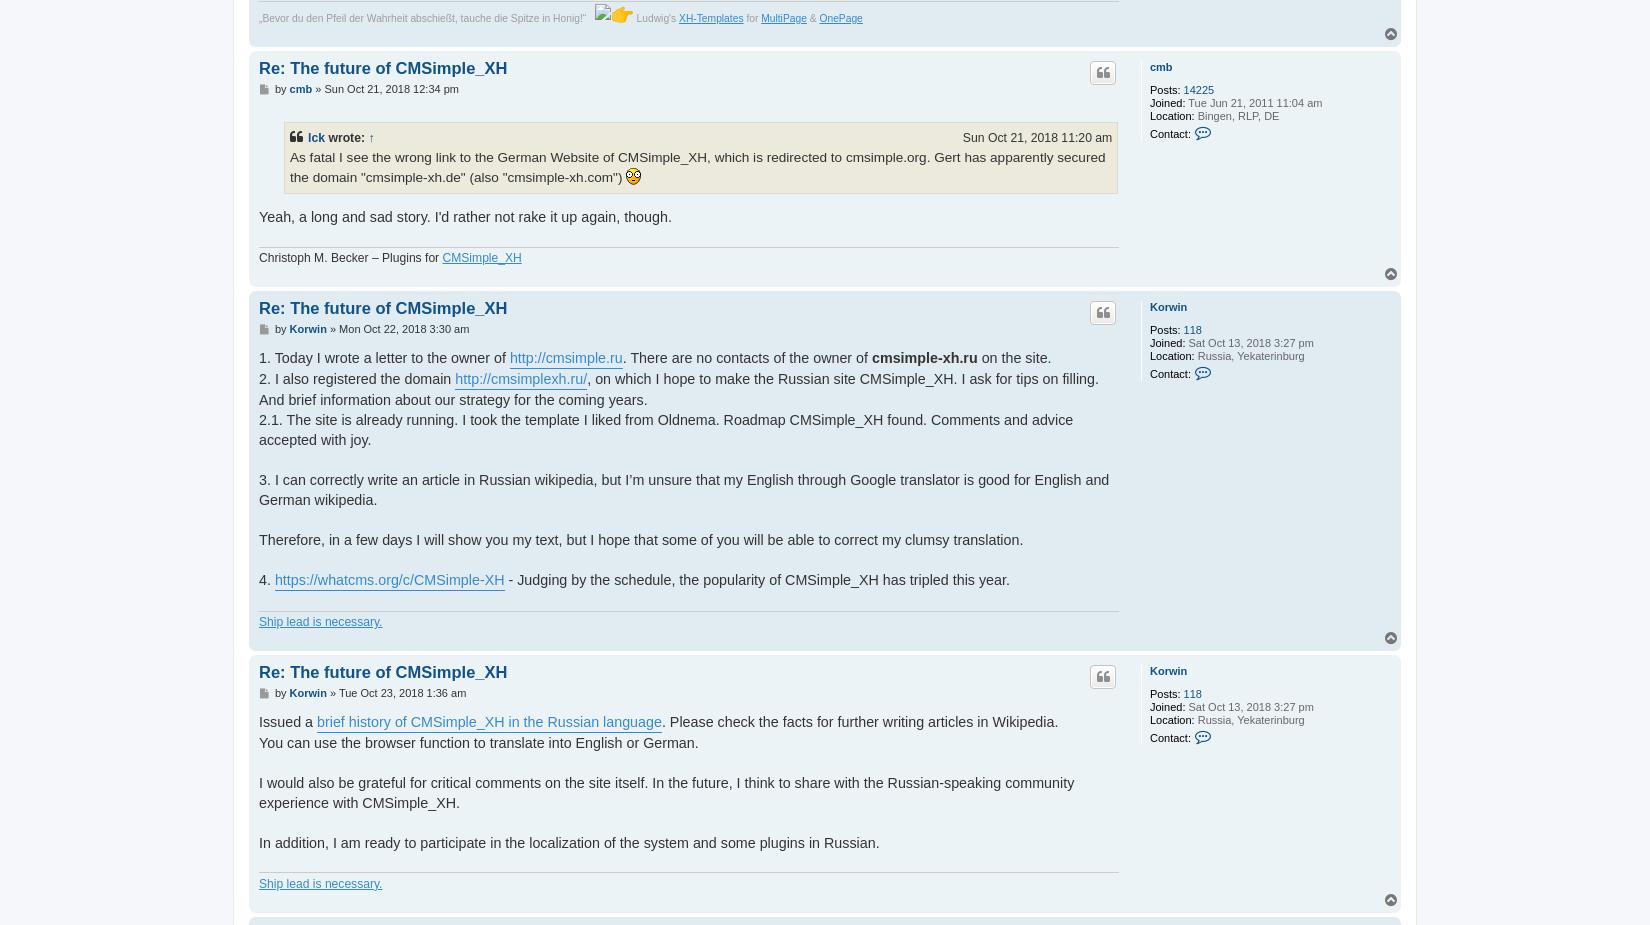 The image size is (1650, 925). What do you see at coordinates (480, 255) in the screenshot?
I see `'CMSimple_XH'` at bounding box center [480, 255].